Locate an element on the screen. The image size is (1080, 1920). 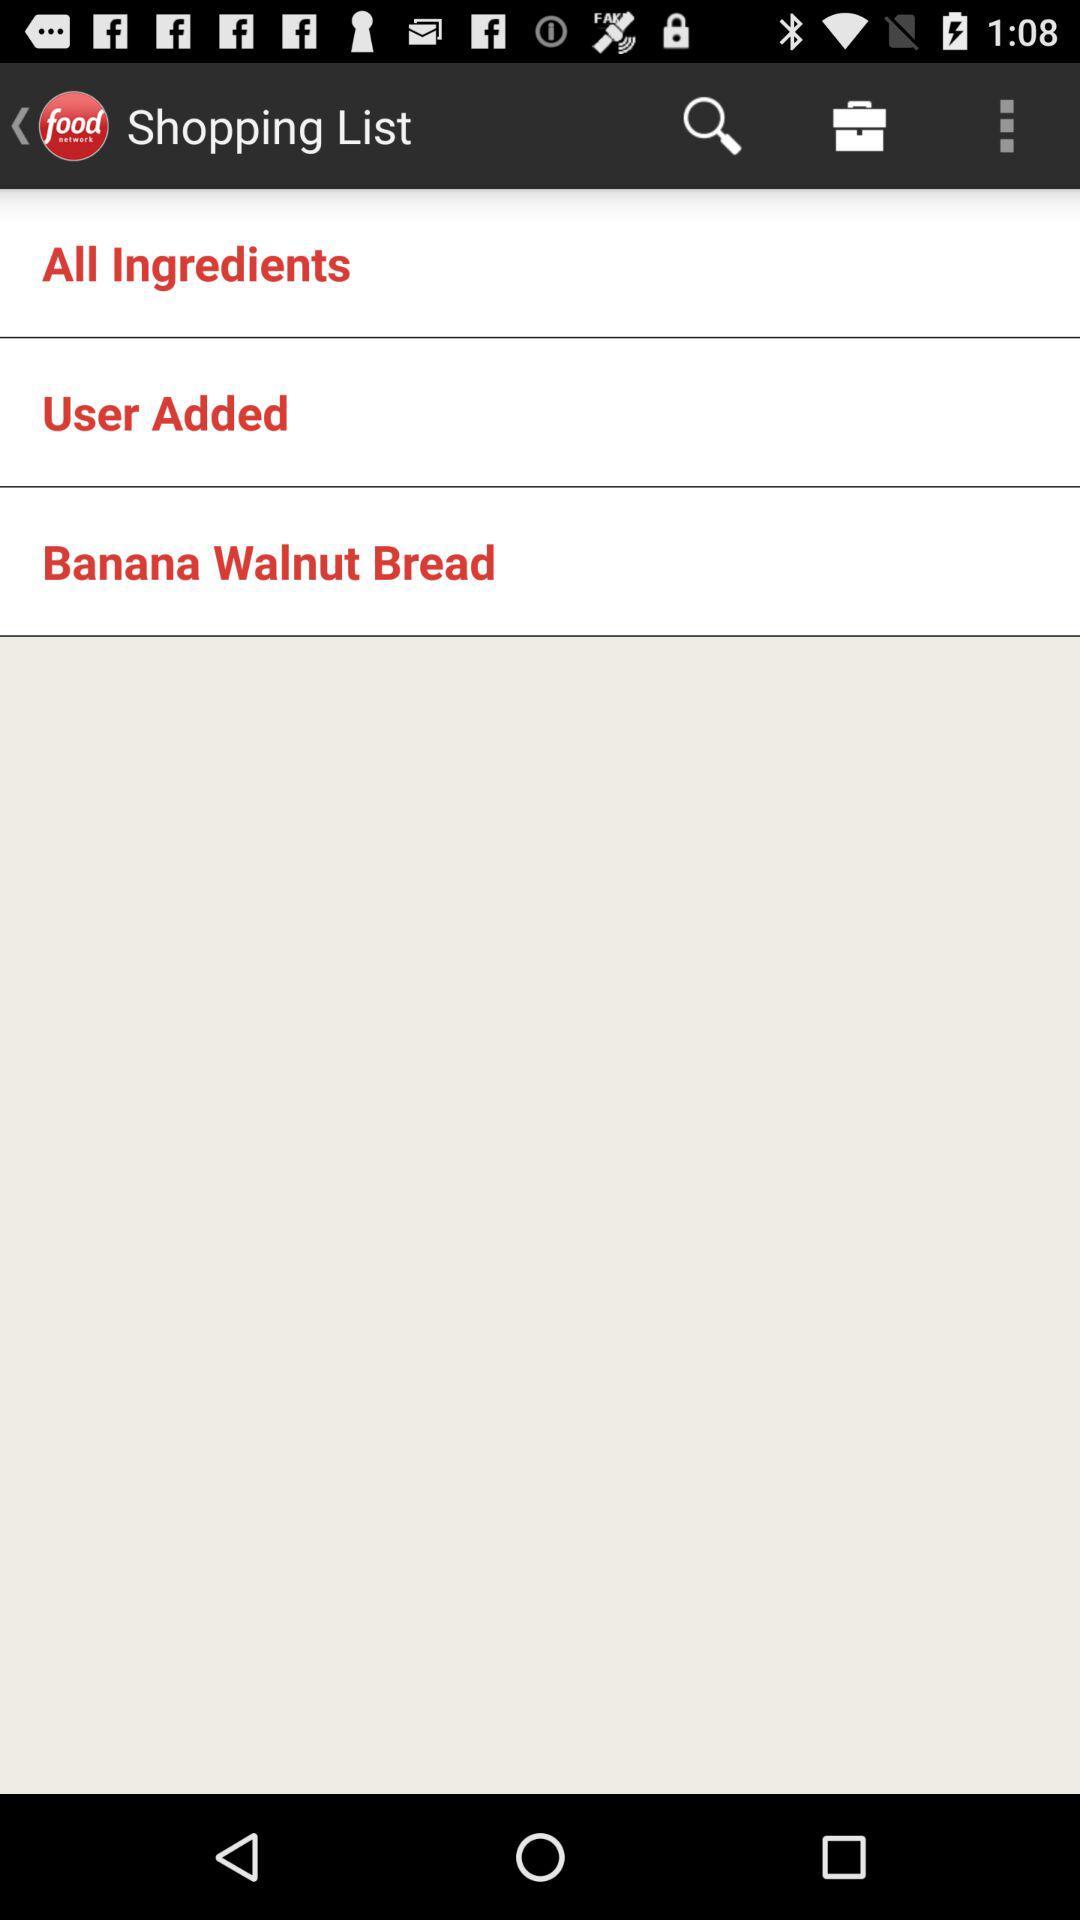
the item to the right of the shopping list icon is located at coordinates (711, 124).